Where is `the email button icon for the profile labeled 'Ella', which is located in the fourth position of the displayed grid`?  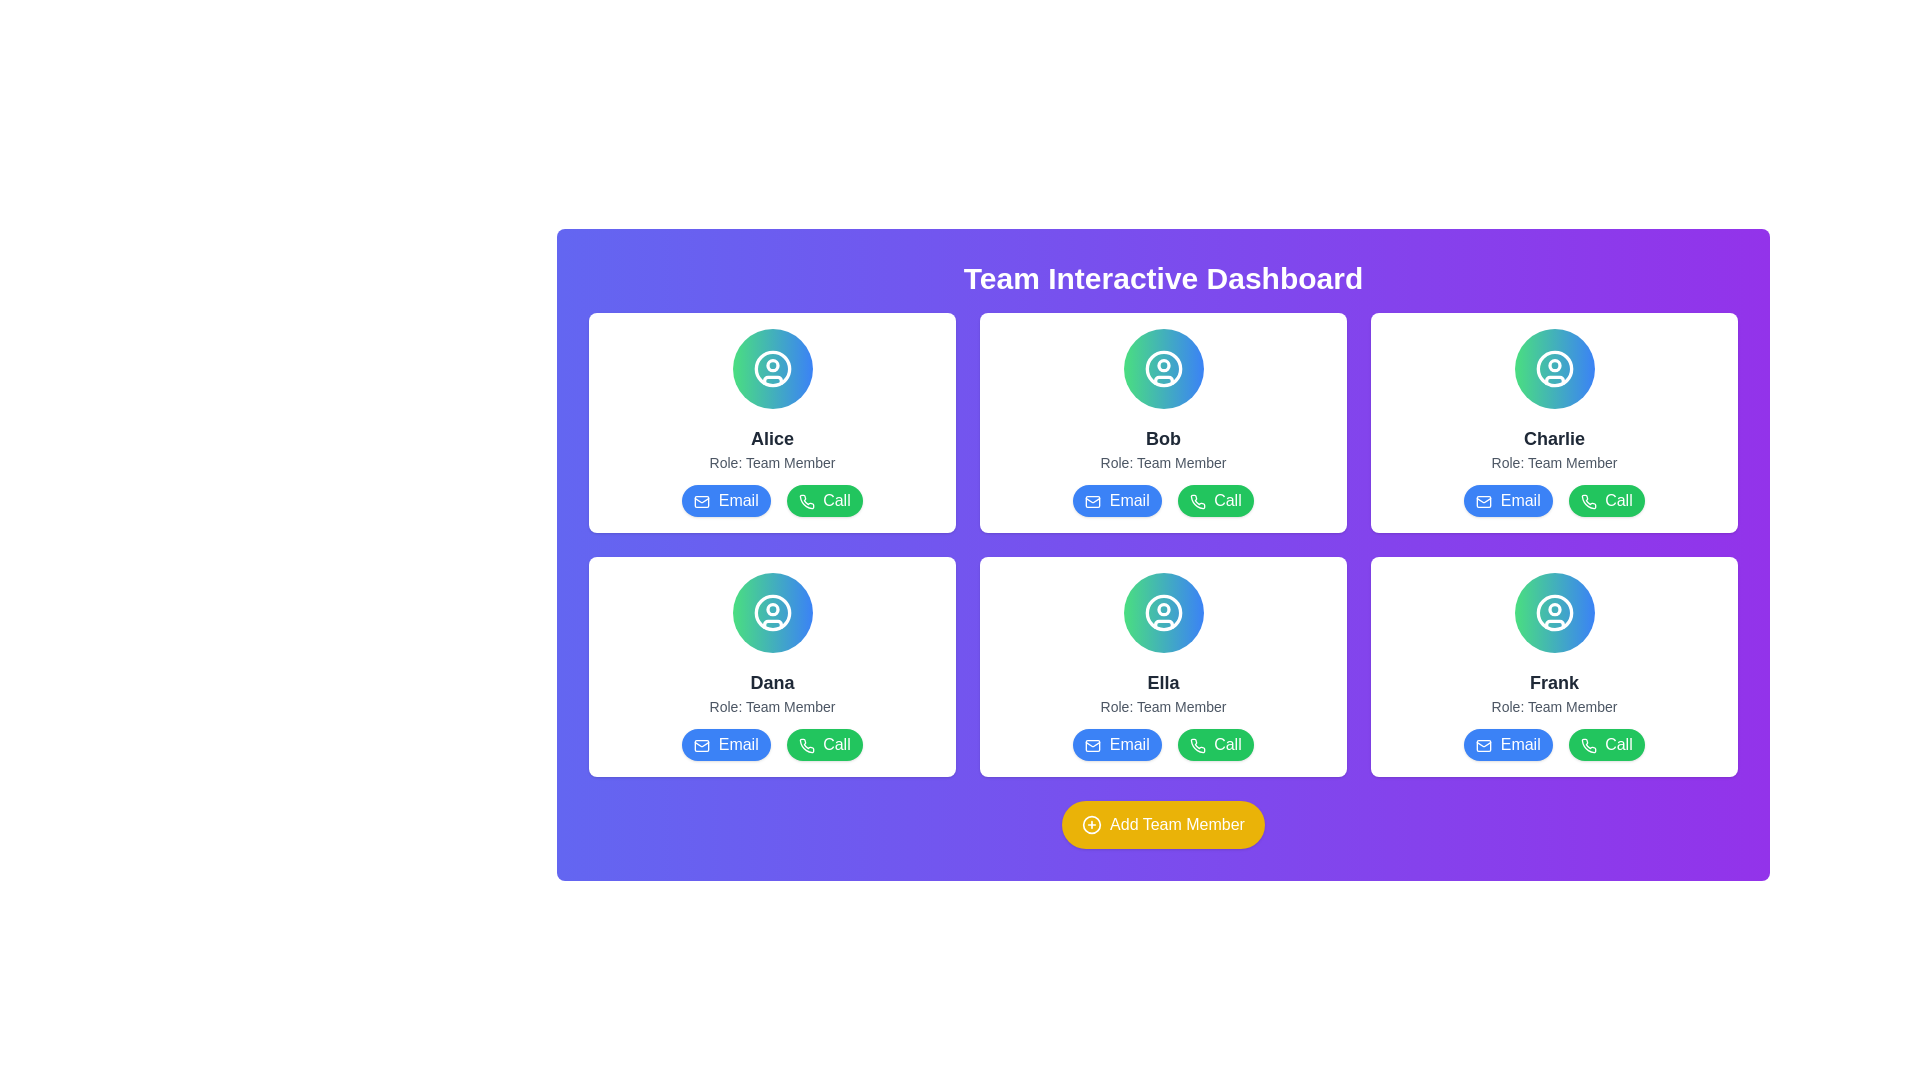
the email button icon for the profile labeled 'Ella', which is located in the fourth position of the displayed grid is located at coordinates (1092, 745).